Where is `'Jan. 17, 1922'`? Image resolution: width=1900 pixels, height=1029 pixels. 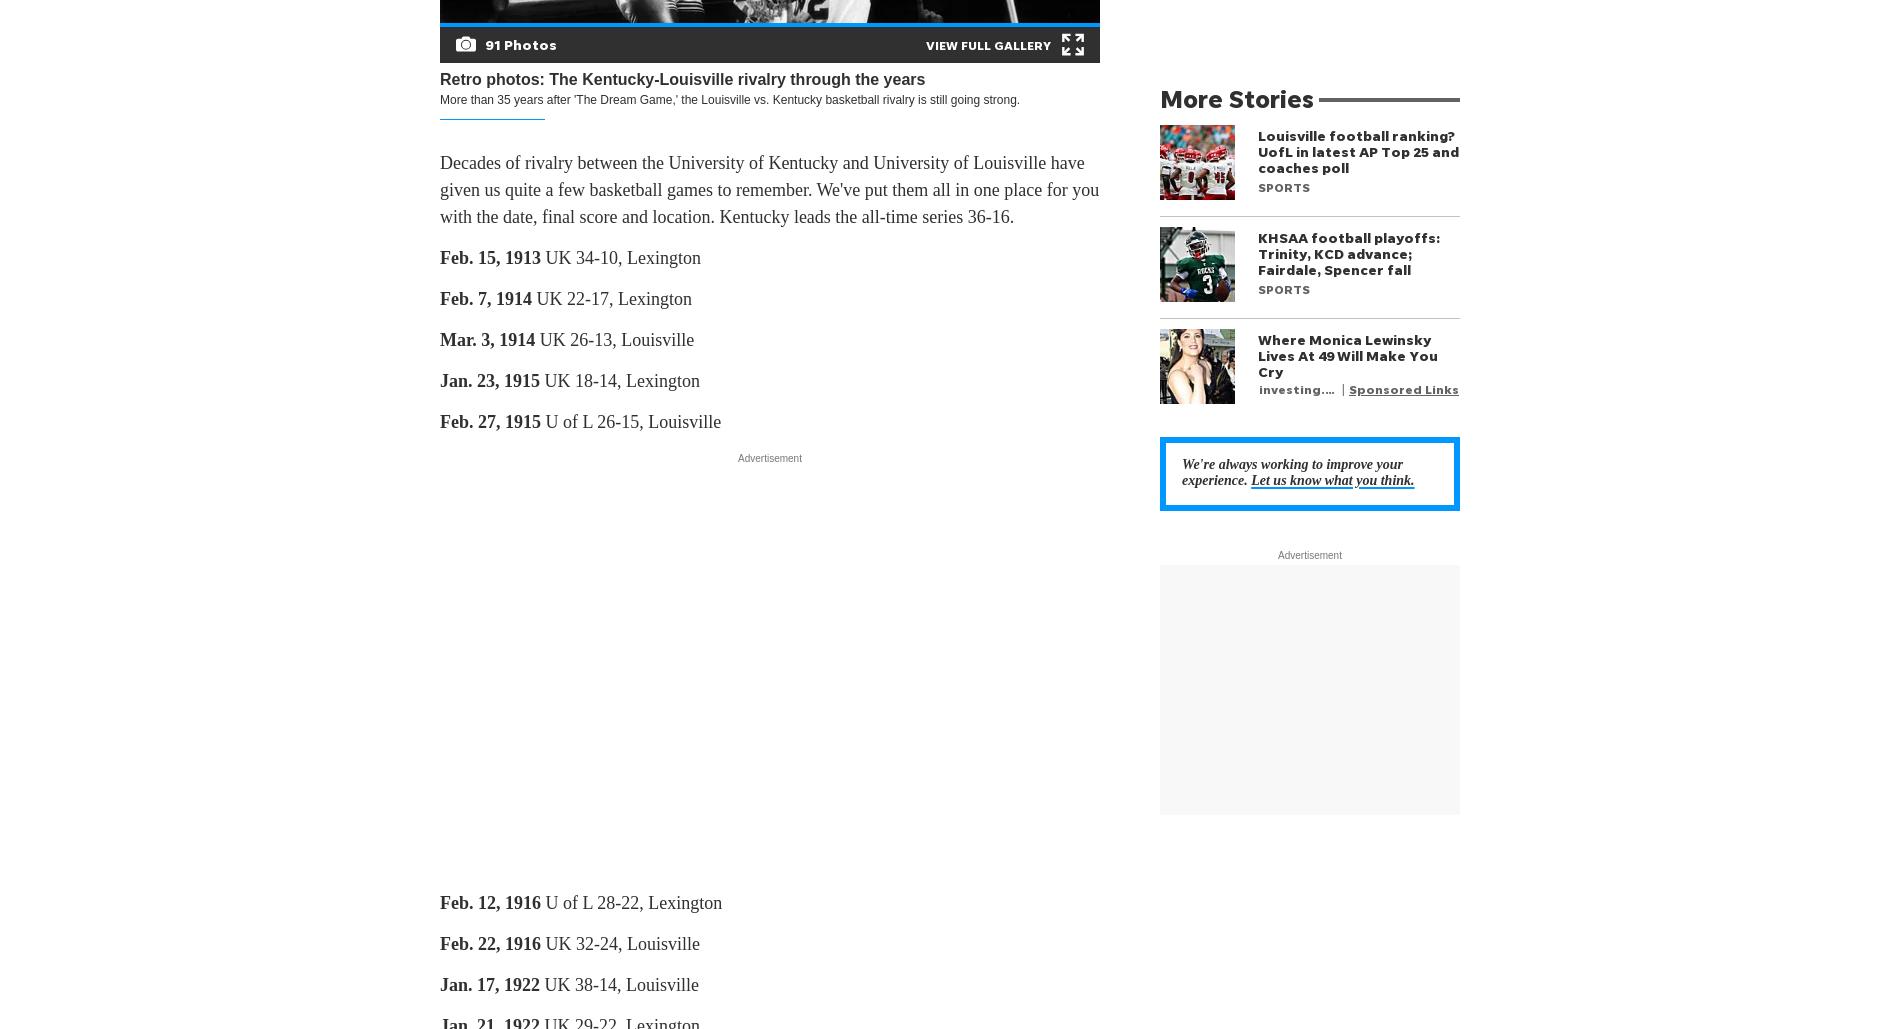
'Jan. 17, 1922' is located at coordinates (490, 983).